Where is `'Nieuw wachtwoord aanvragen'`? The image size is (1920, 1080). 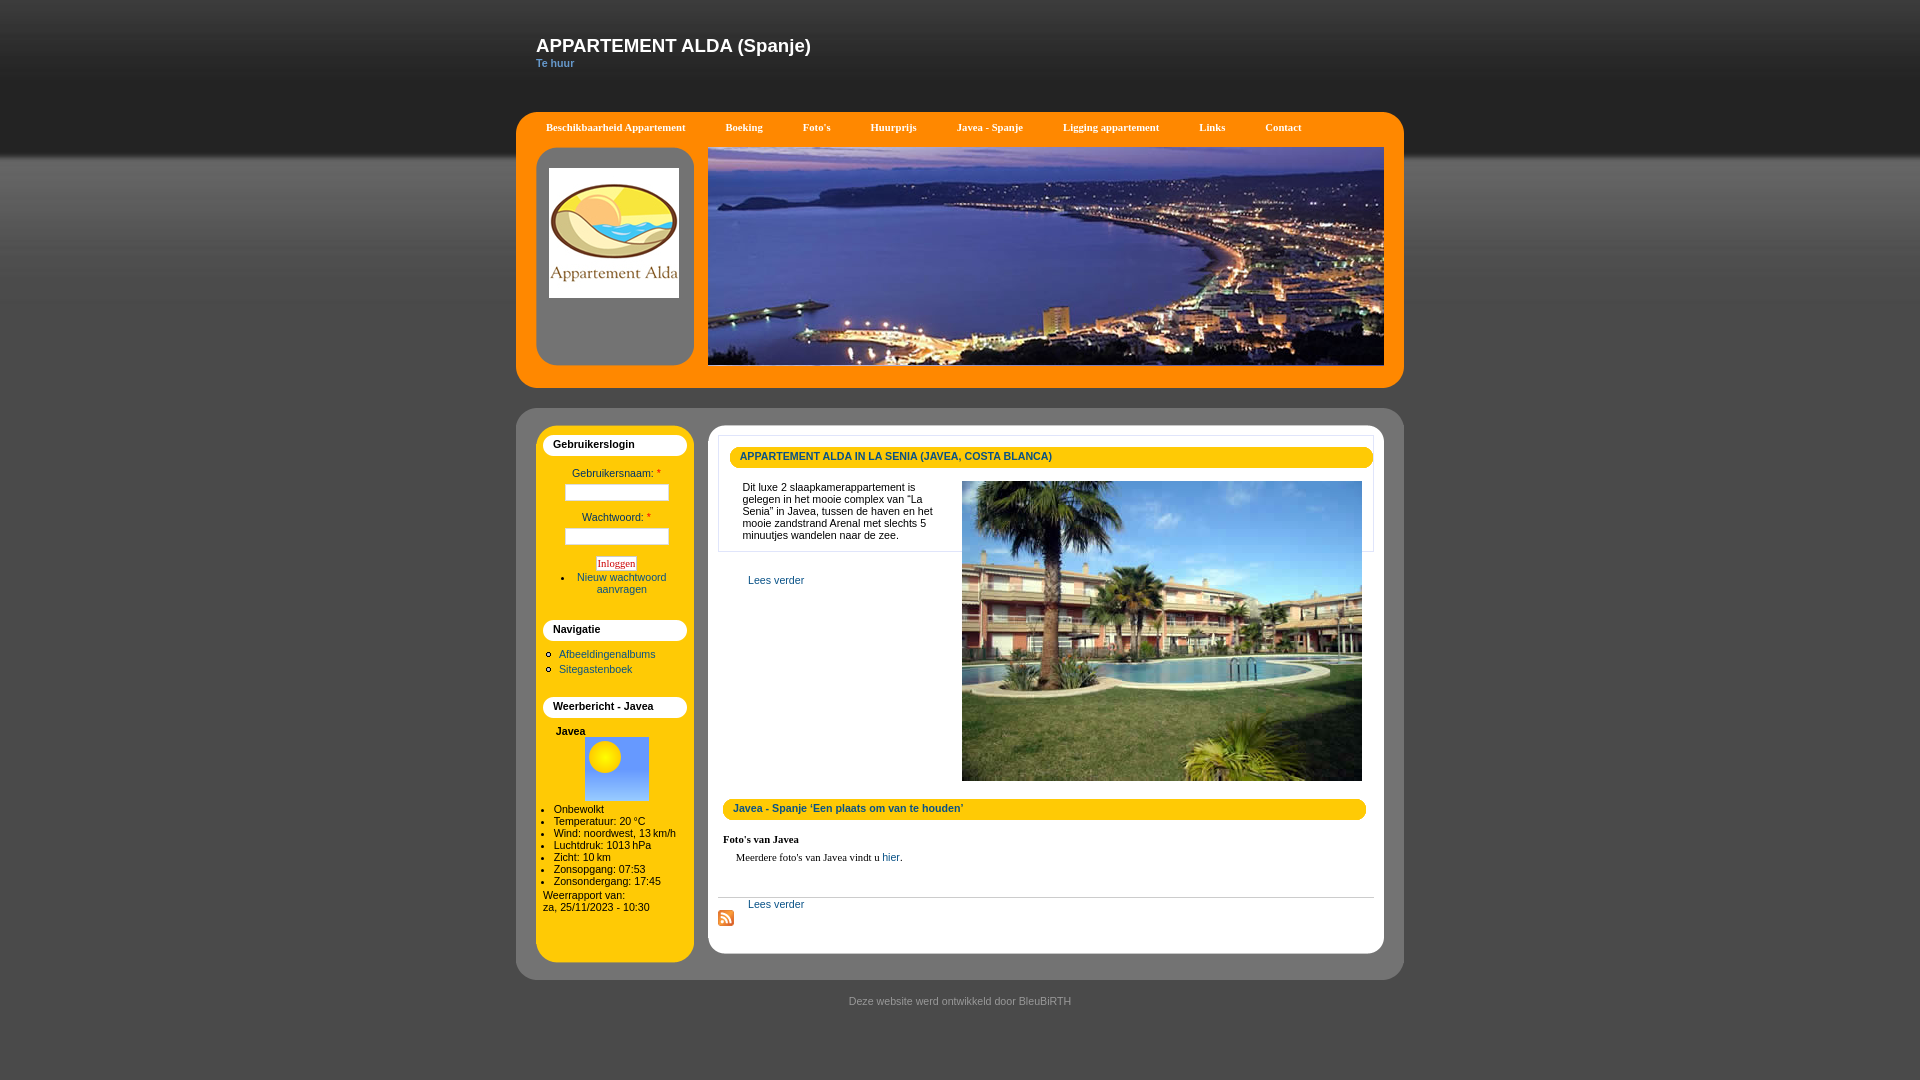
'Nieuw wachtwoord aanvragen' is located at coordinates (620, 582).